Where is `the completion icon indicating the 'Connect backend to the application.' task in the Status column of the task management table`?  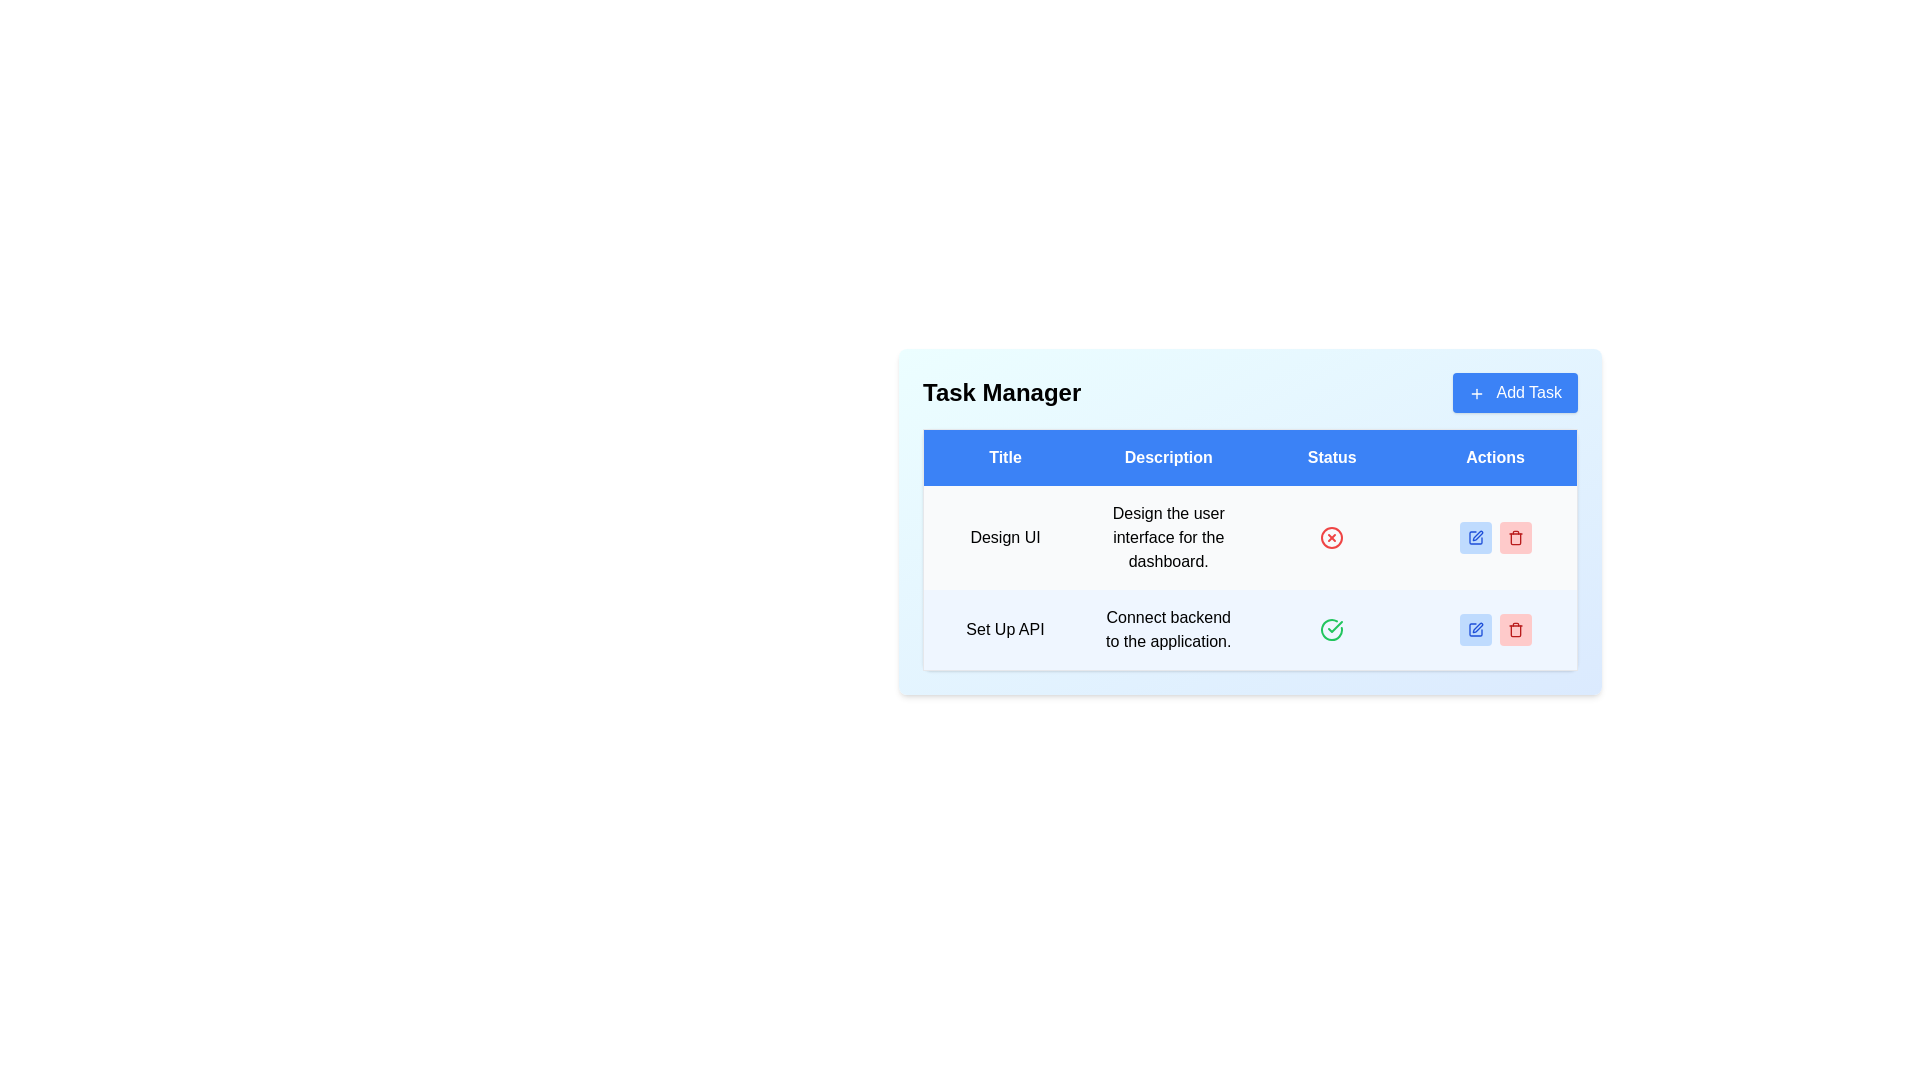
the completion icon indicating the 'Connect backend to the application.' task in the Status column of the task management table is located at coordinates (1332, 630).